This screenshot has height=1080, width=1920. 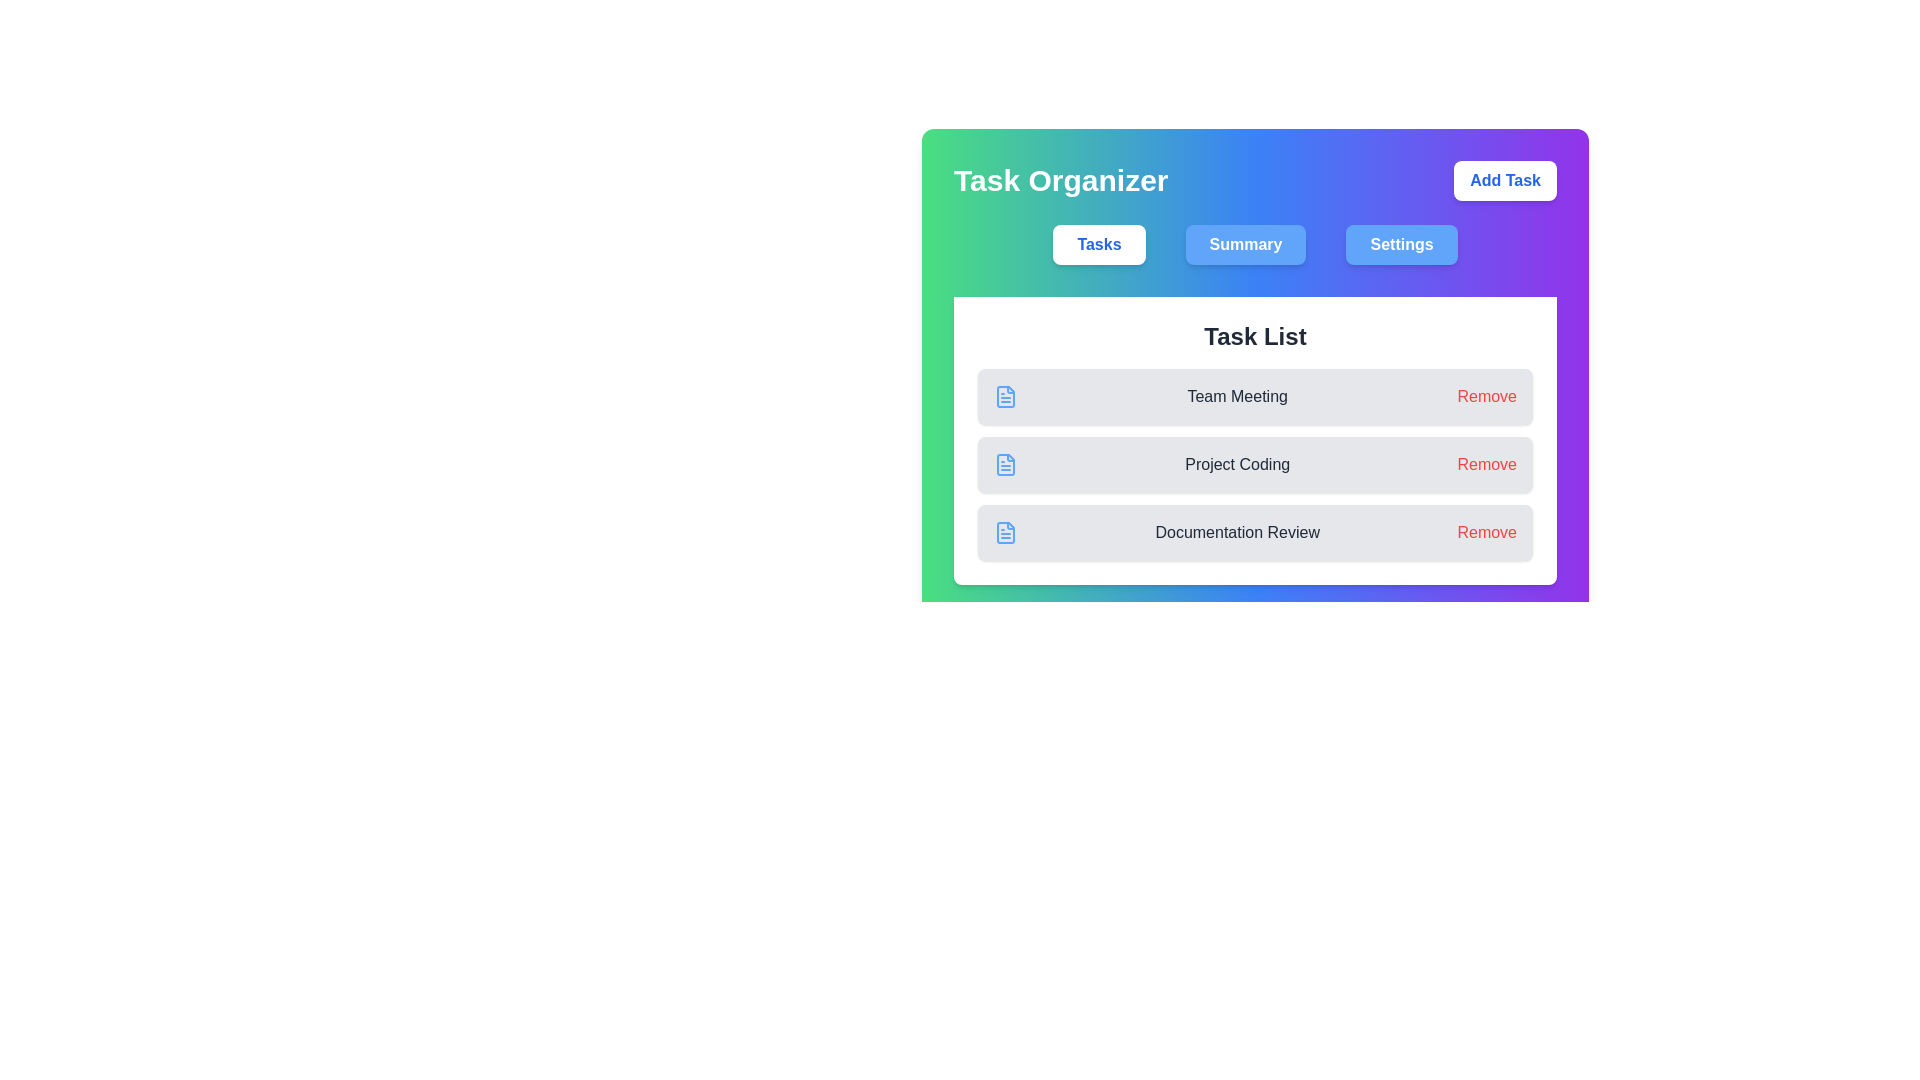 I want to click on the 'Summary' button, which is a rectangular button with a blue background and white text, so click(x=1245, y=244).